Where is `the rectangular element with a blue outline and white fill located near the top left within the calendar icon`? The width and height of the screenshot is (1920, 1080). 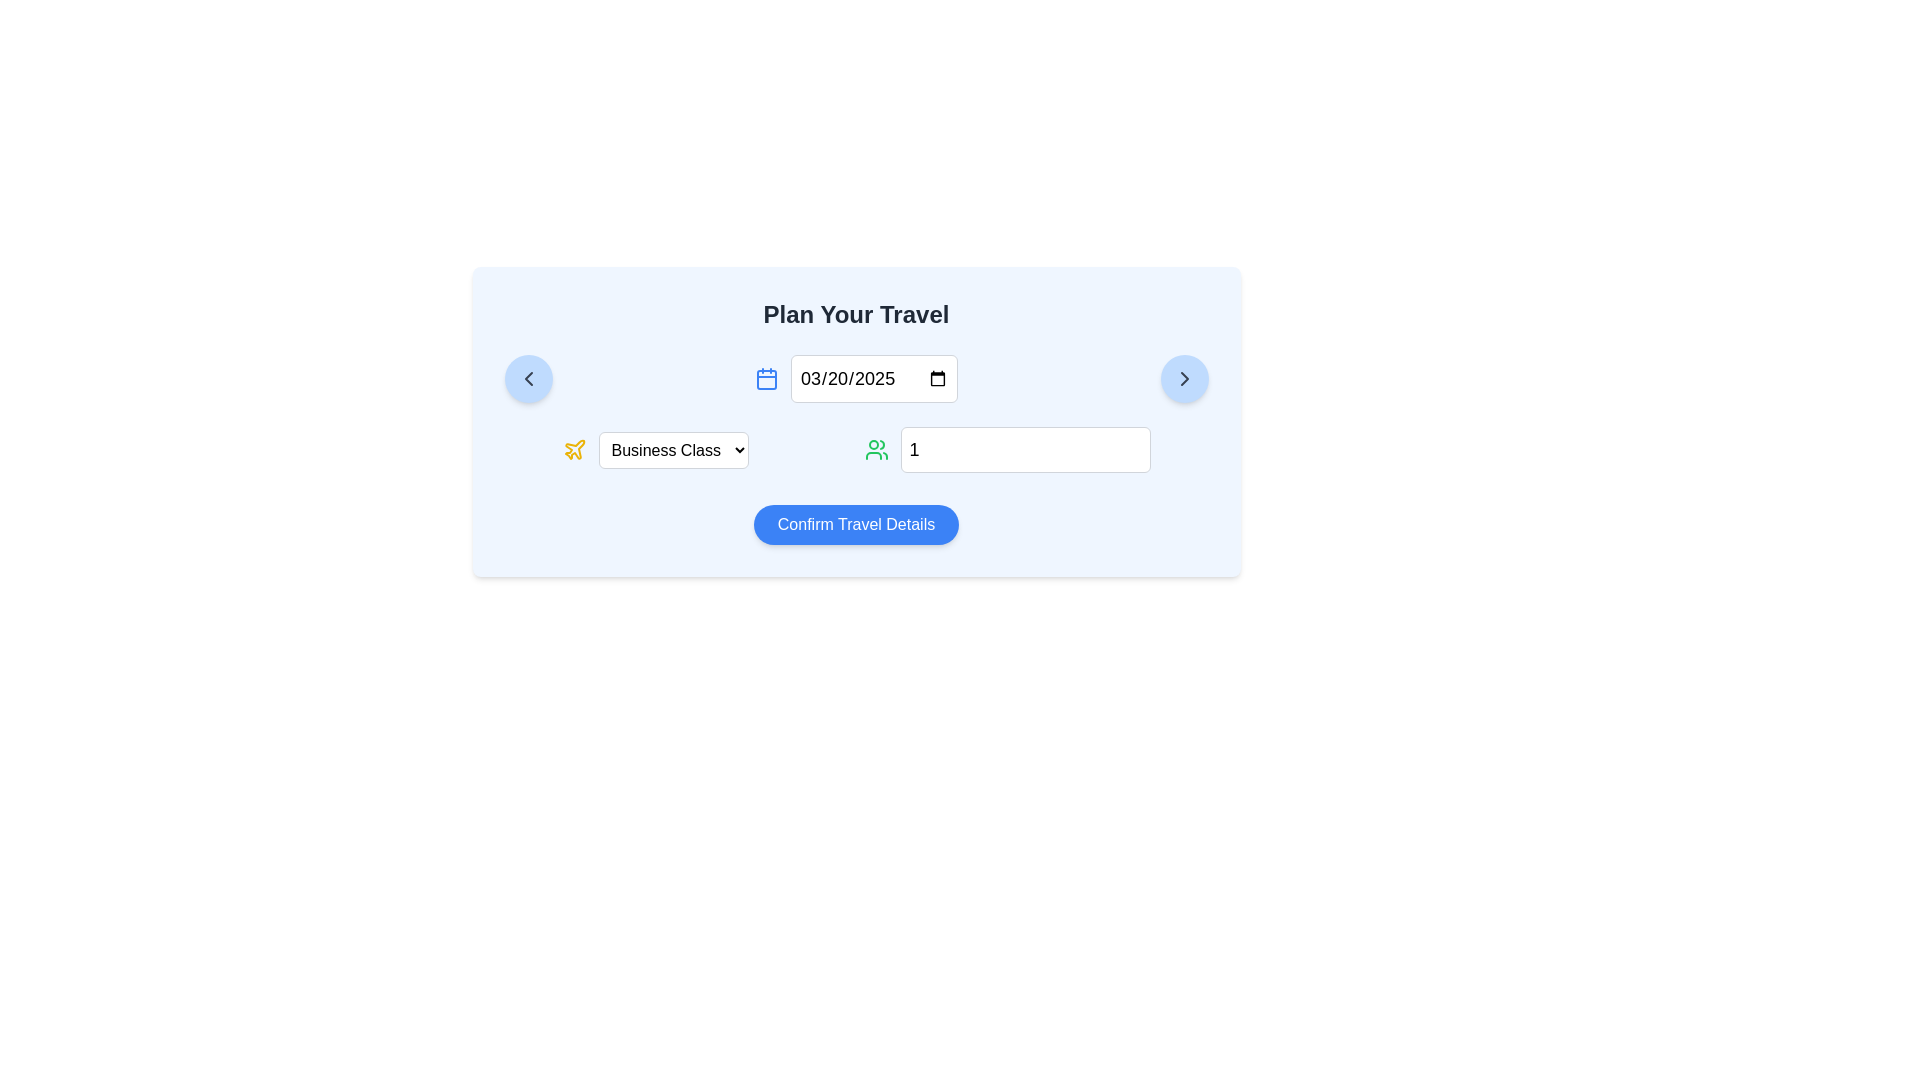 the rectangular element with a blue outline and white fill located near the top left within the calendar icon is located at coordinates (766, 380).